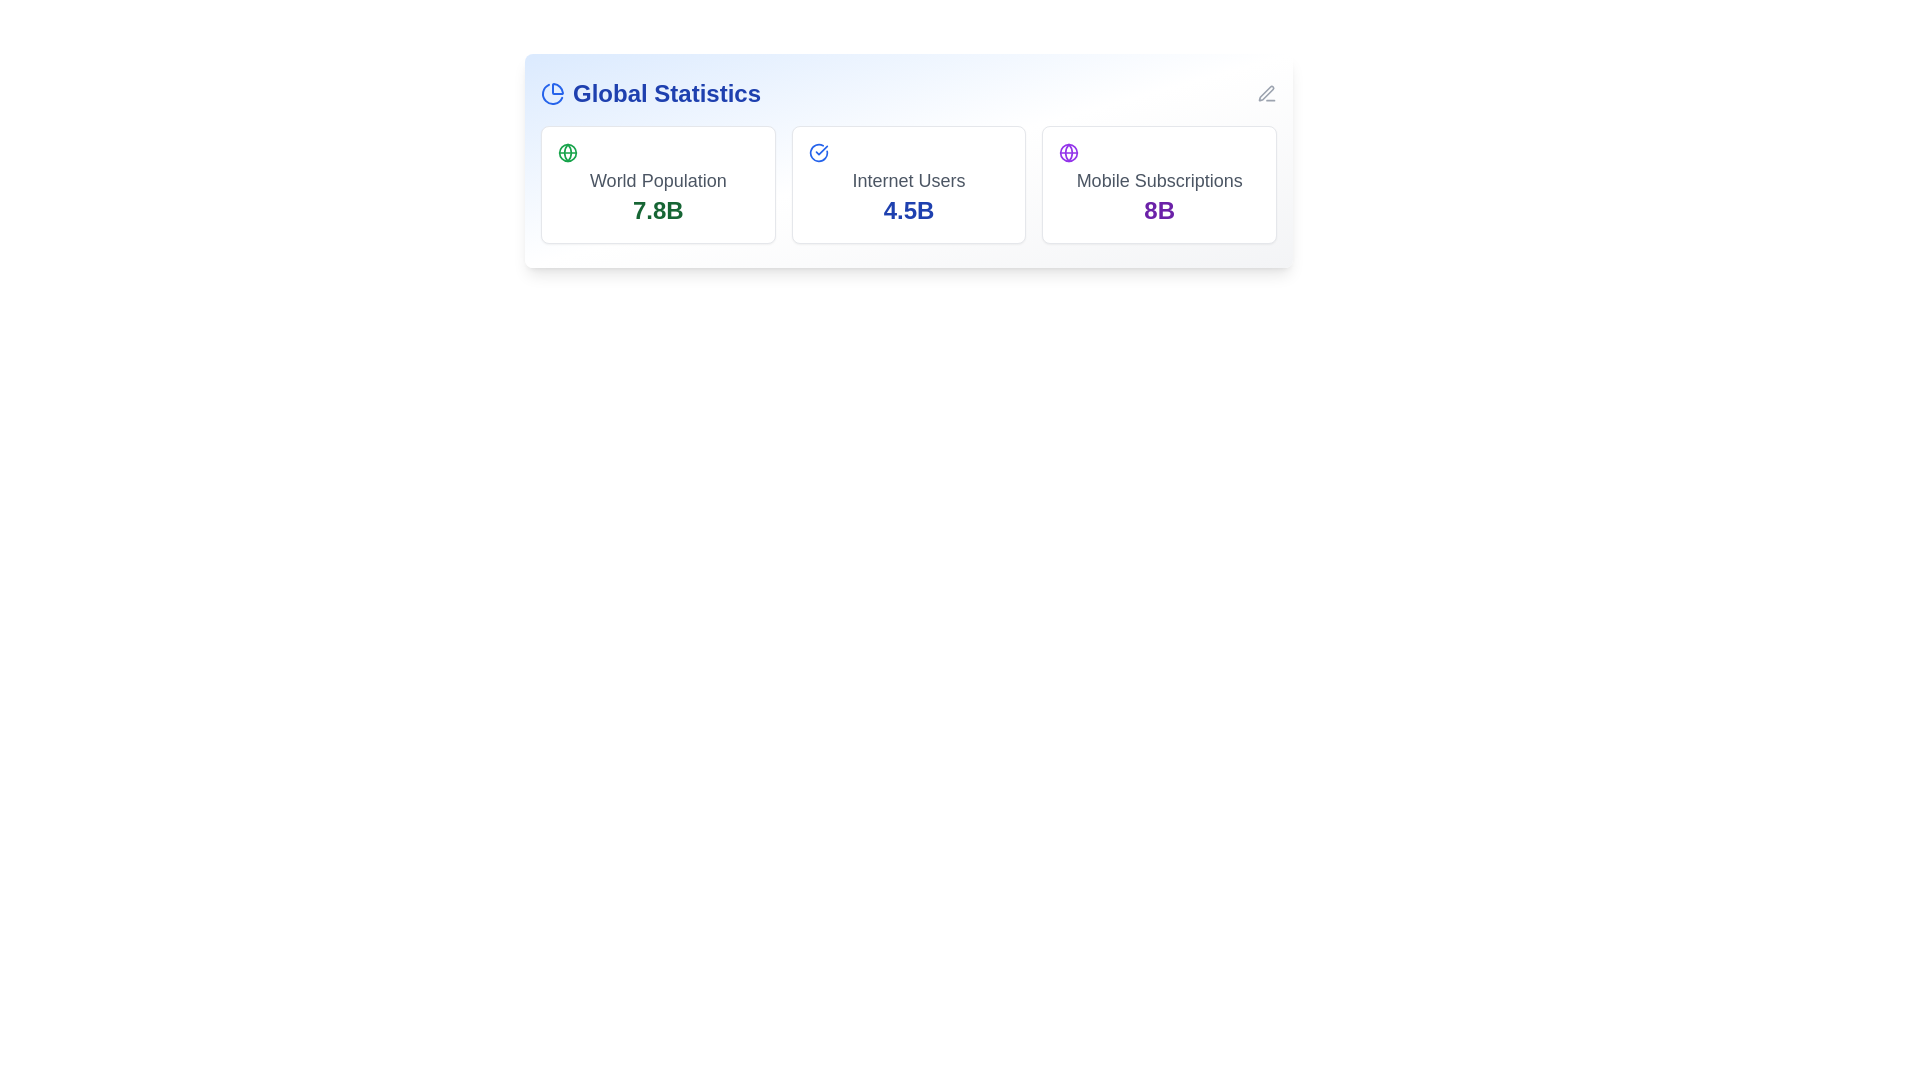 Image resolution: width=1920 pixels, height=1080 pixels. I want to click on the Text Display that shows the total number of Internet users globally, located under the 'Internet Users' label in the middle section of the row, so click(907, 211).